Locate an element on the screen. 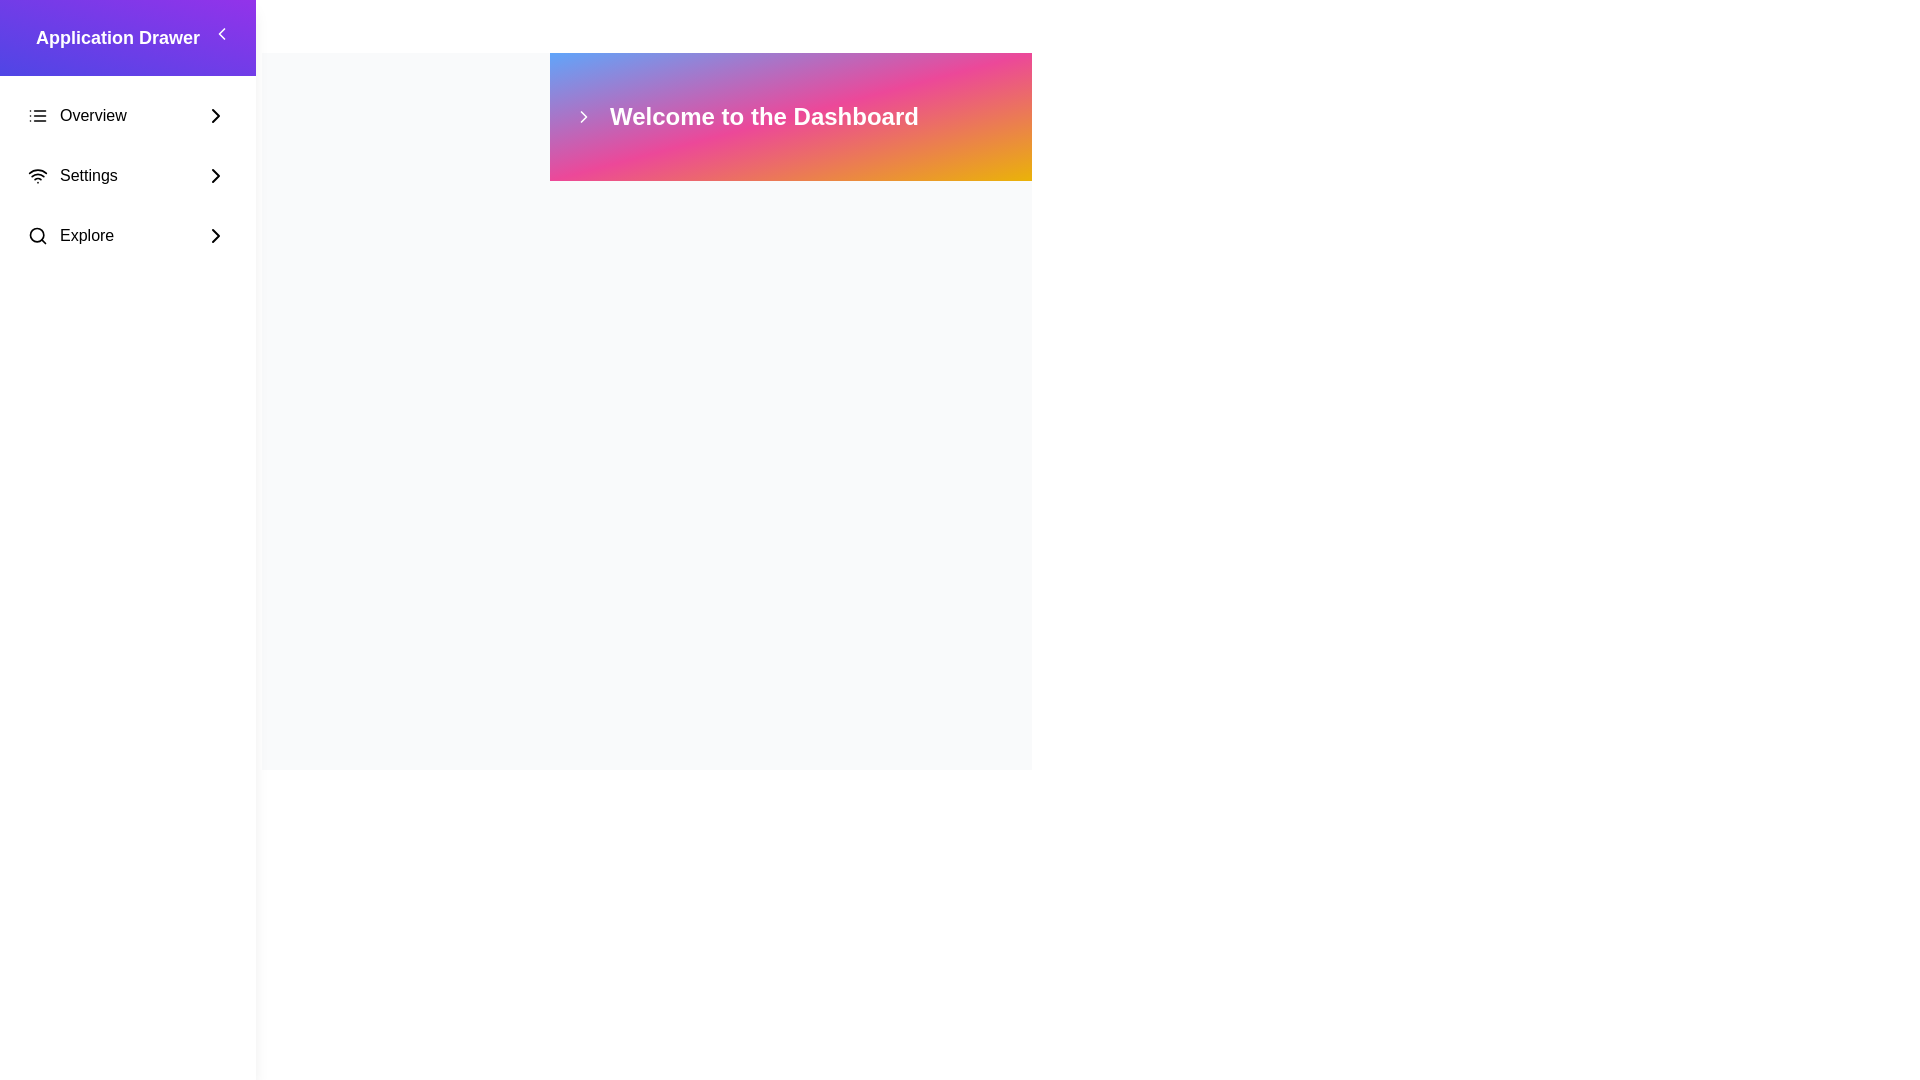 Image resolution: width=1920 pixels, height=1080 pixels. the icon located at the right end of the 'Explore' row in the vertical navigation menu is located at coordinates (216, 234).